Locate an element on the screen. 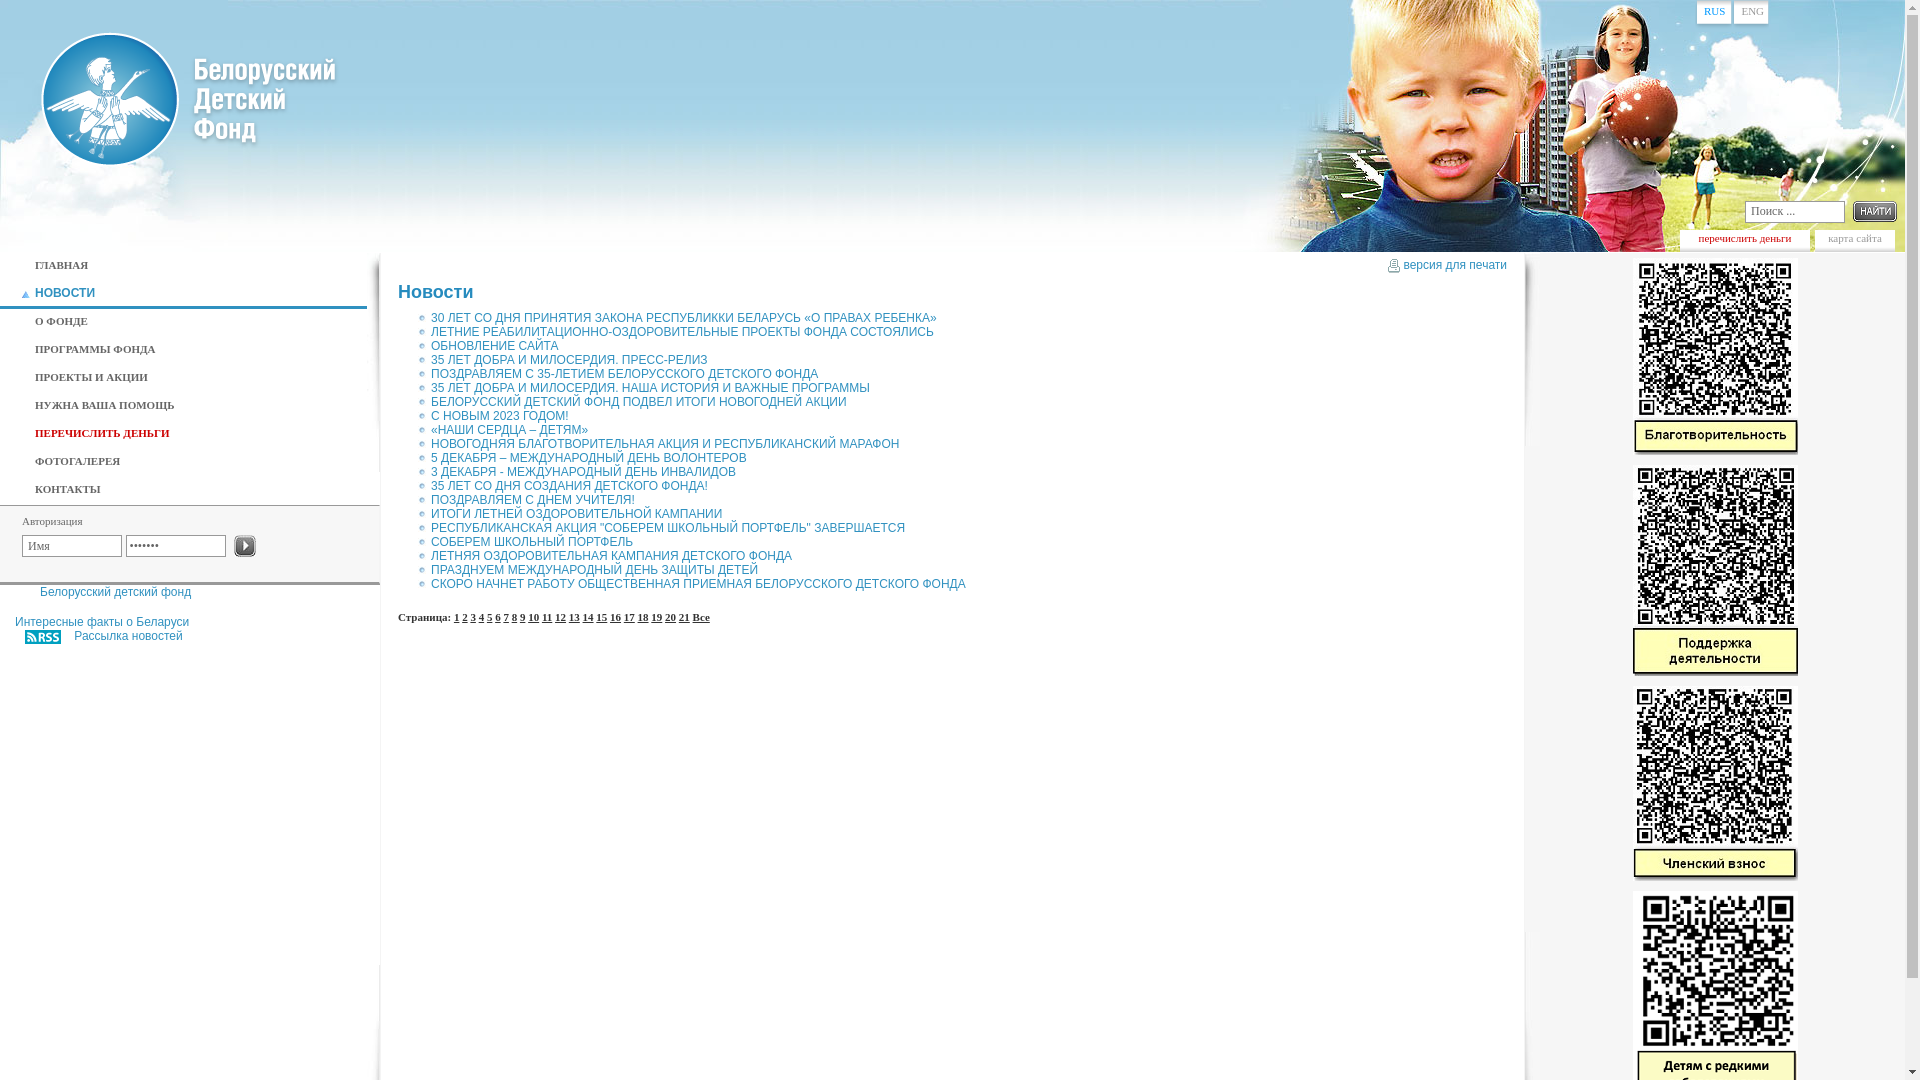 The width and height of the screenshot is (1920, 1080). 'Support_Ops' is located at coordinates (1713, 570).